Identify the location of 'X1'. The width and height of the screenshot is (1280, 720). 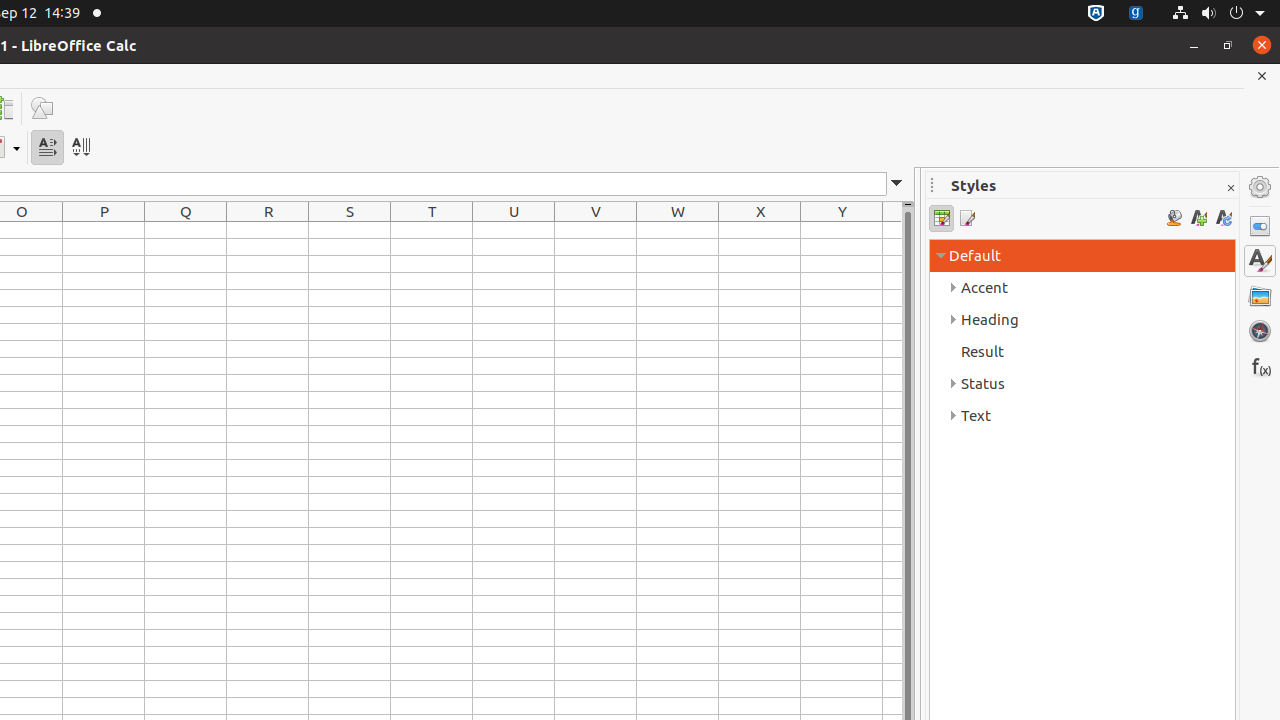
(759, 229).